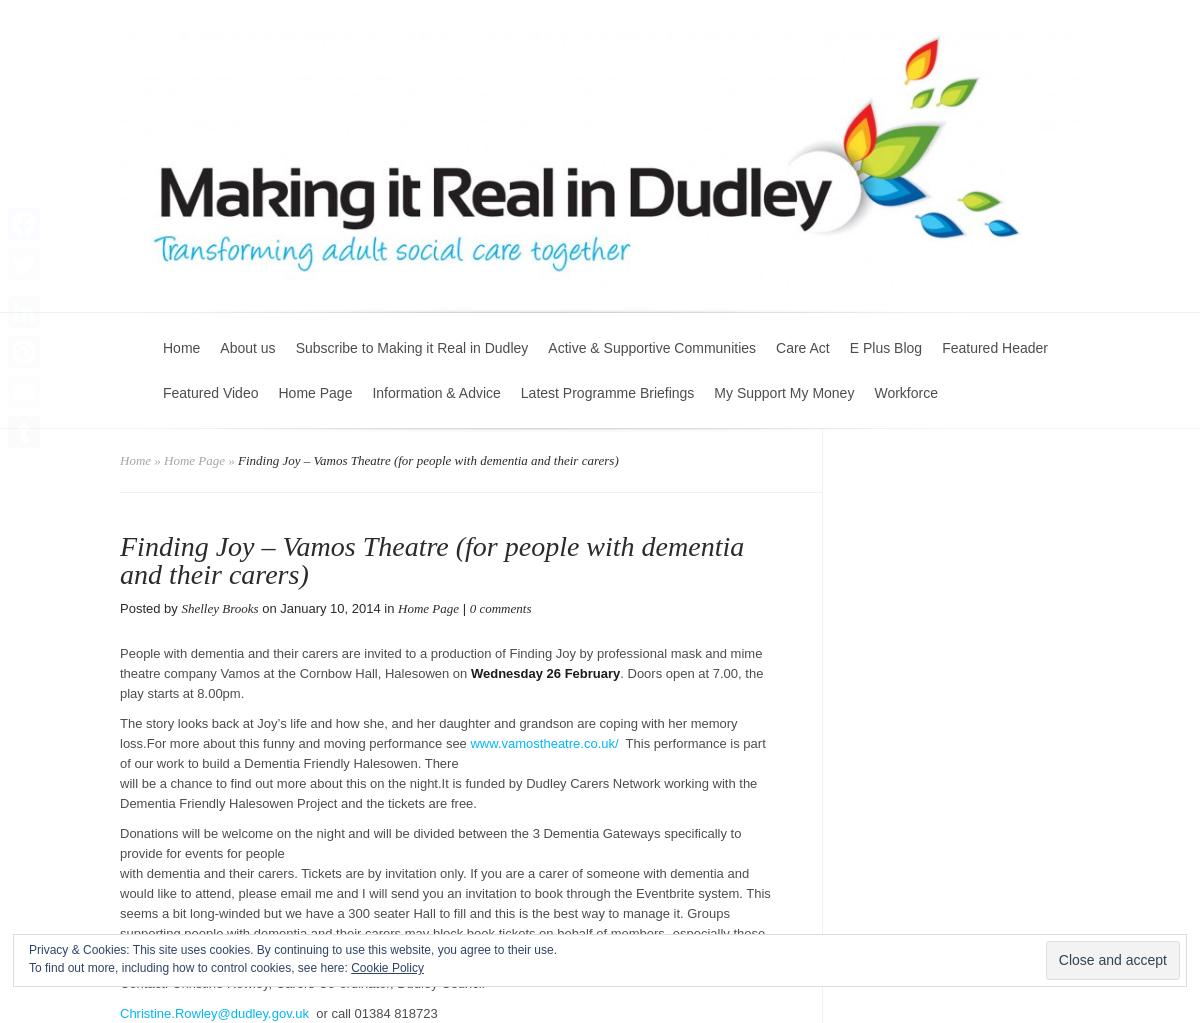 This screenshot has width=1200, height=1023. Describe the element at coordinates (428, 733) in the screenshot. I see `'The story looks back at Joy’s life and how she, and her daughter and grandson are coping with her memory loss.For more about this funny and moving performance see'` at that location.